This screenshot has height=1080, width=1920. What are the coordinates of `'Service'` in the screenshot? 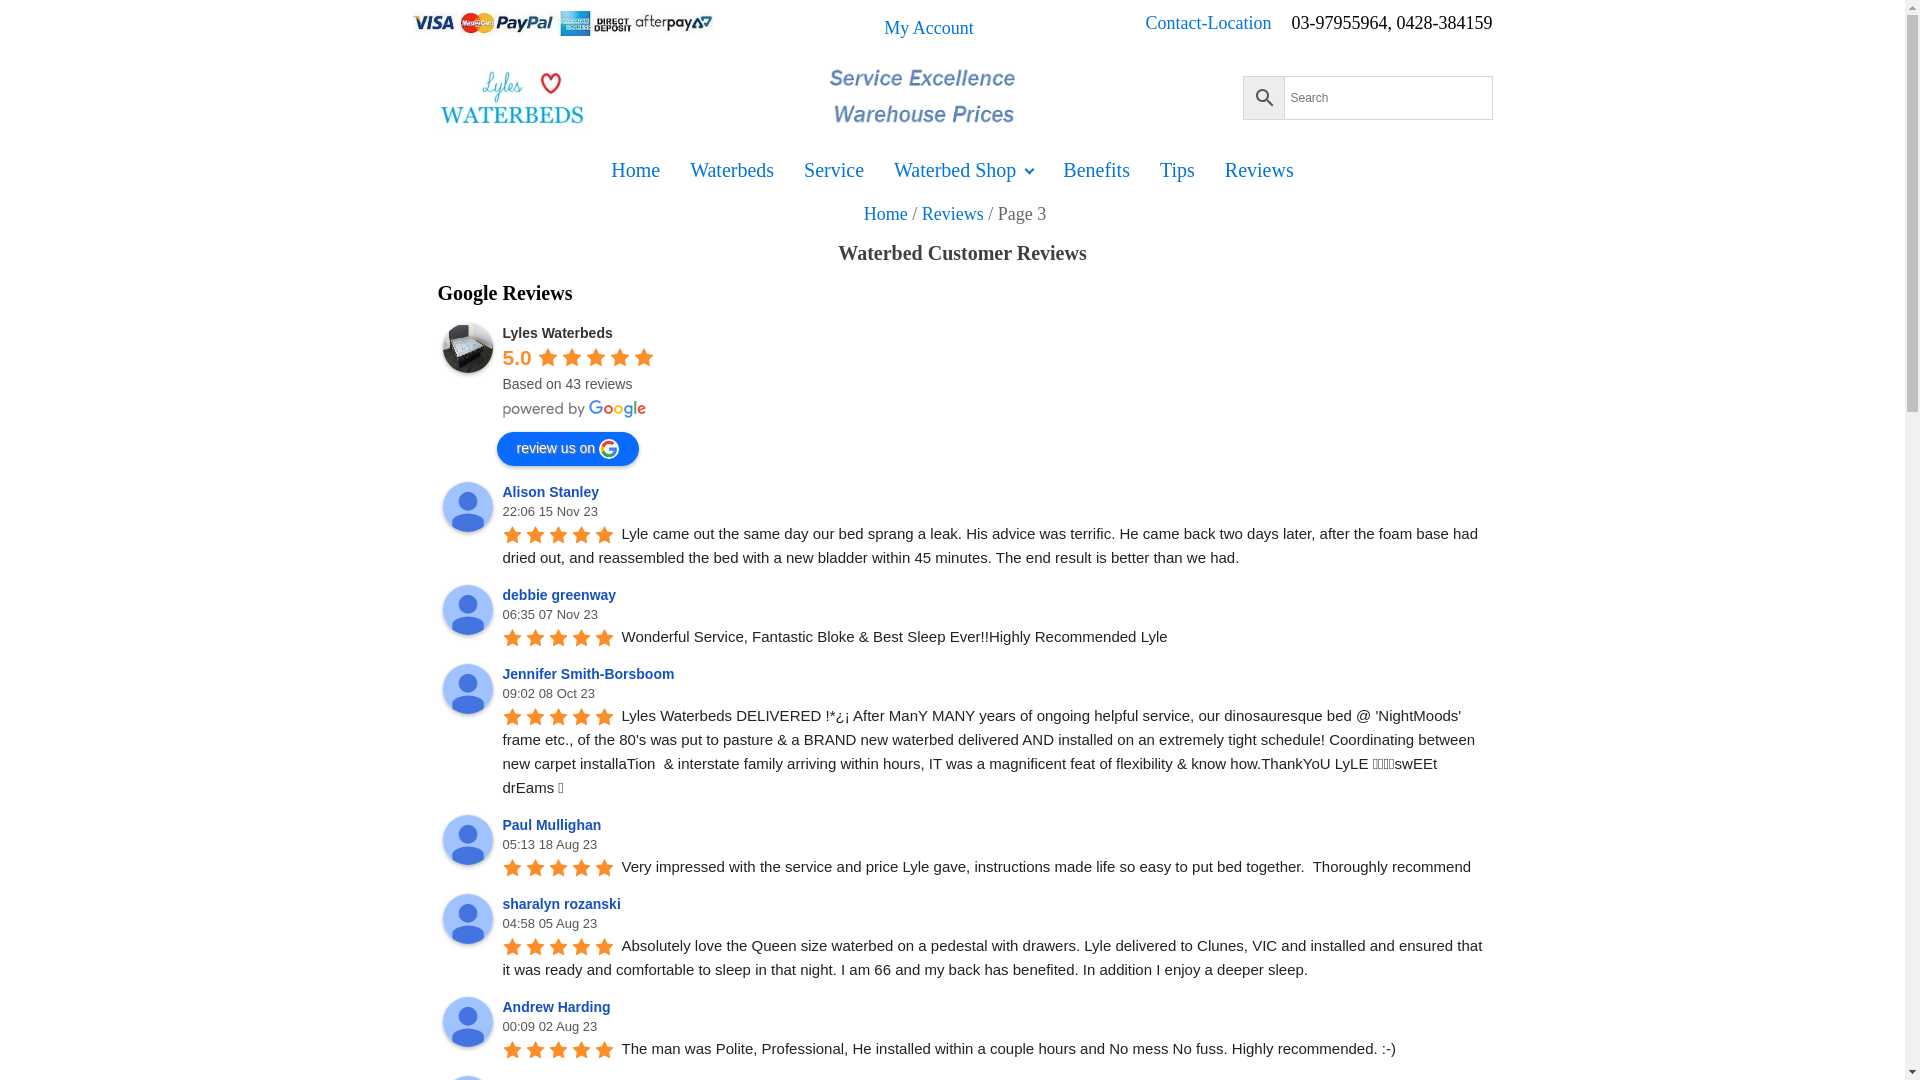 It's located at (834, 168).